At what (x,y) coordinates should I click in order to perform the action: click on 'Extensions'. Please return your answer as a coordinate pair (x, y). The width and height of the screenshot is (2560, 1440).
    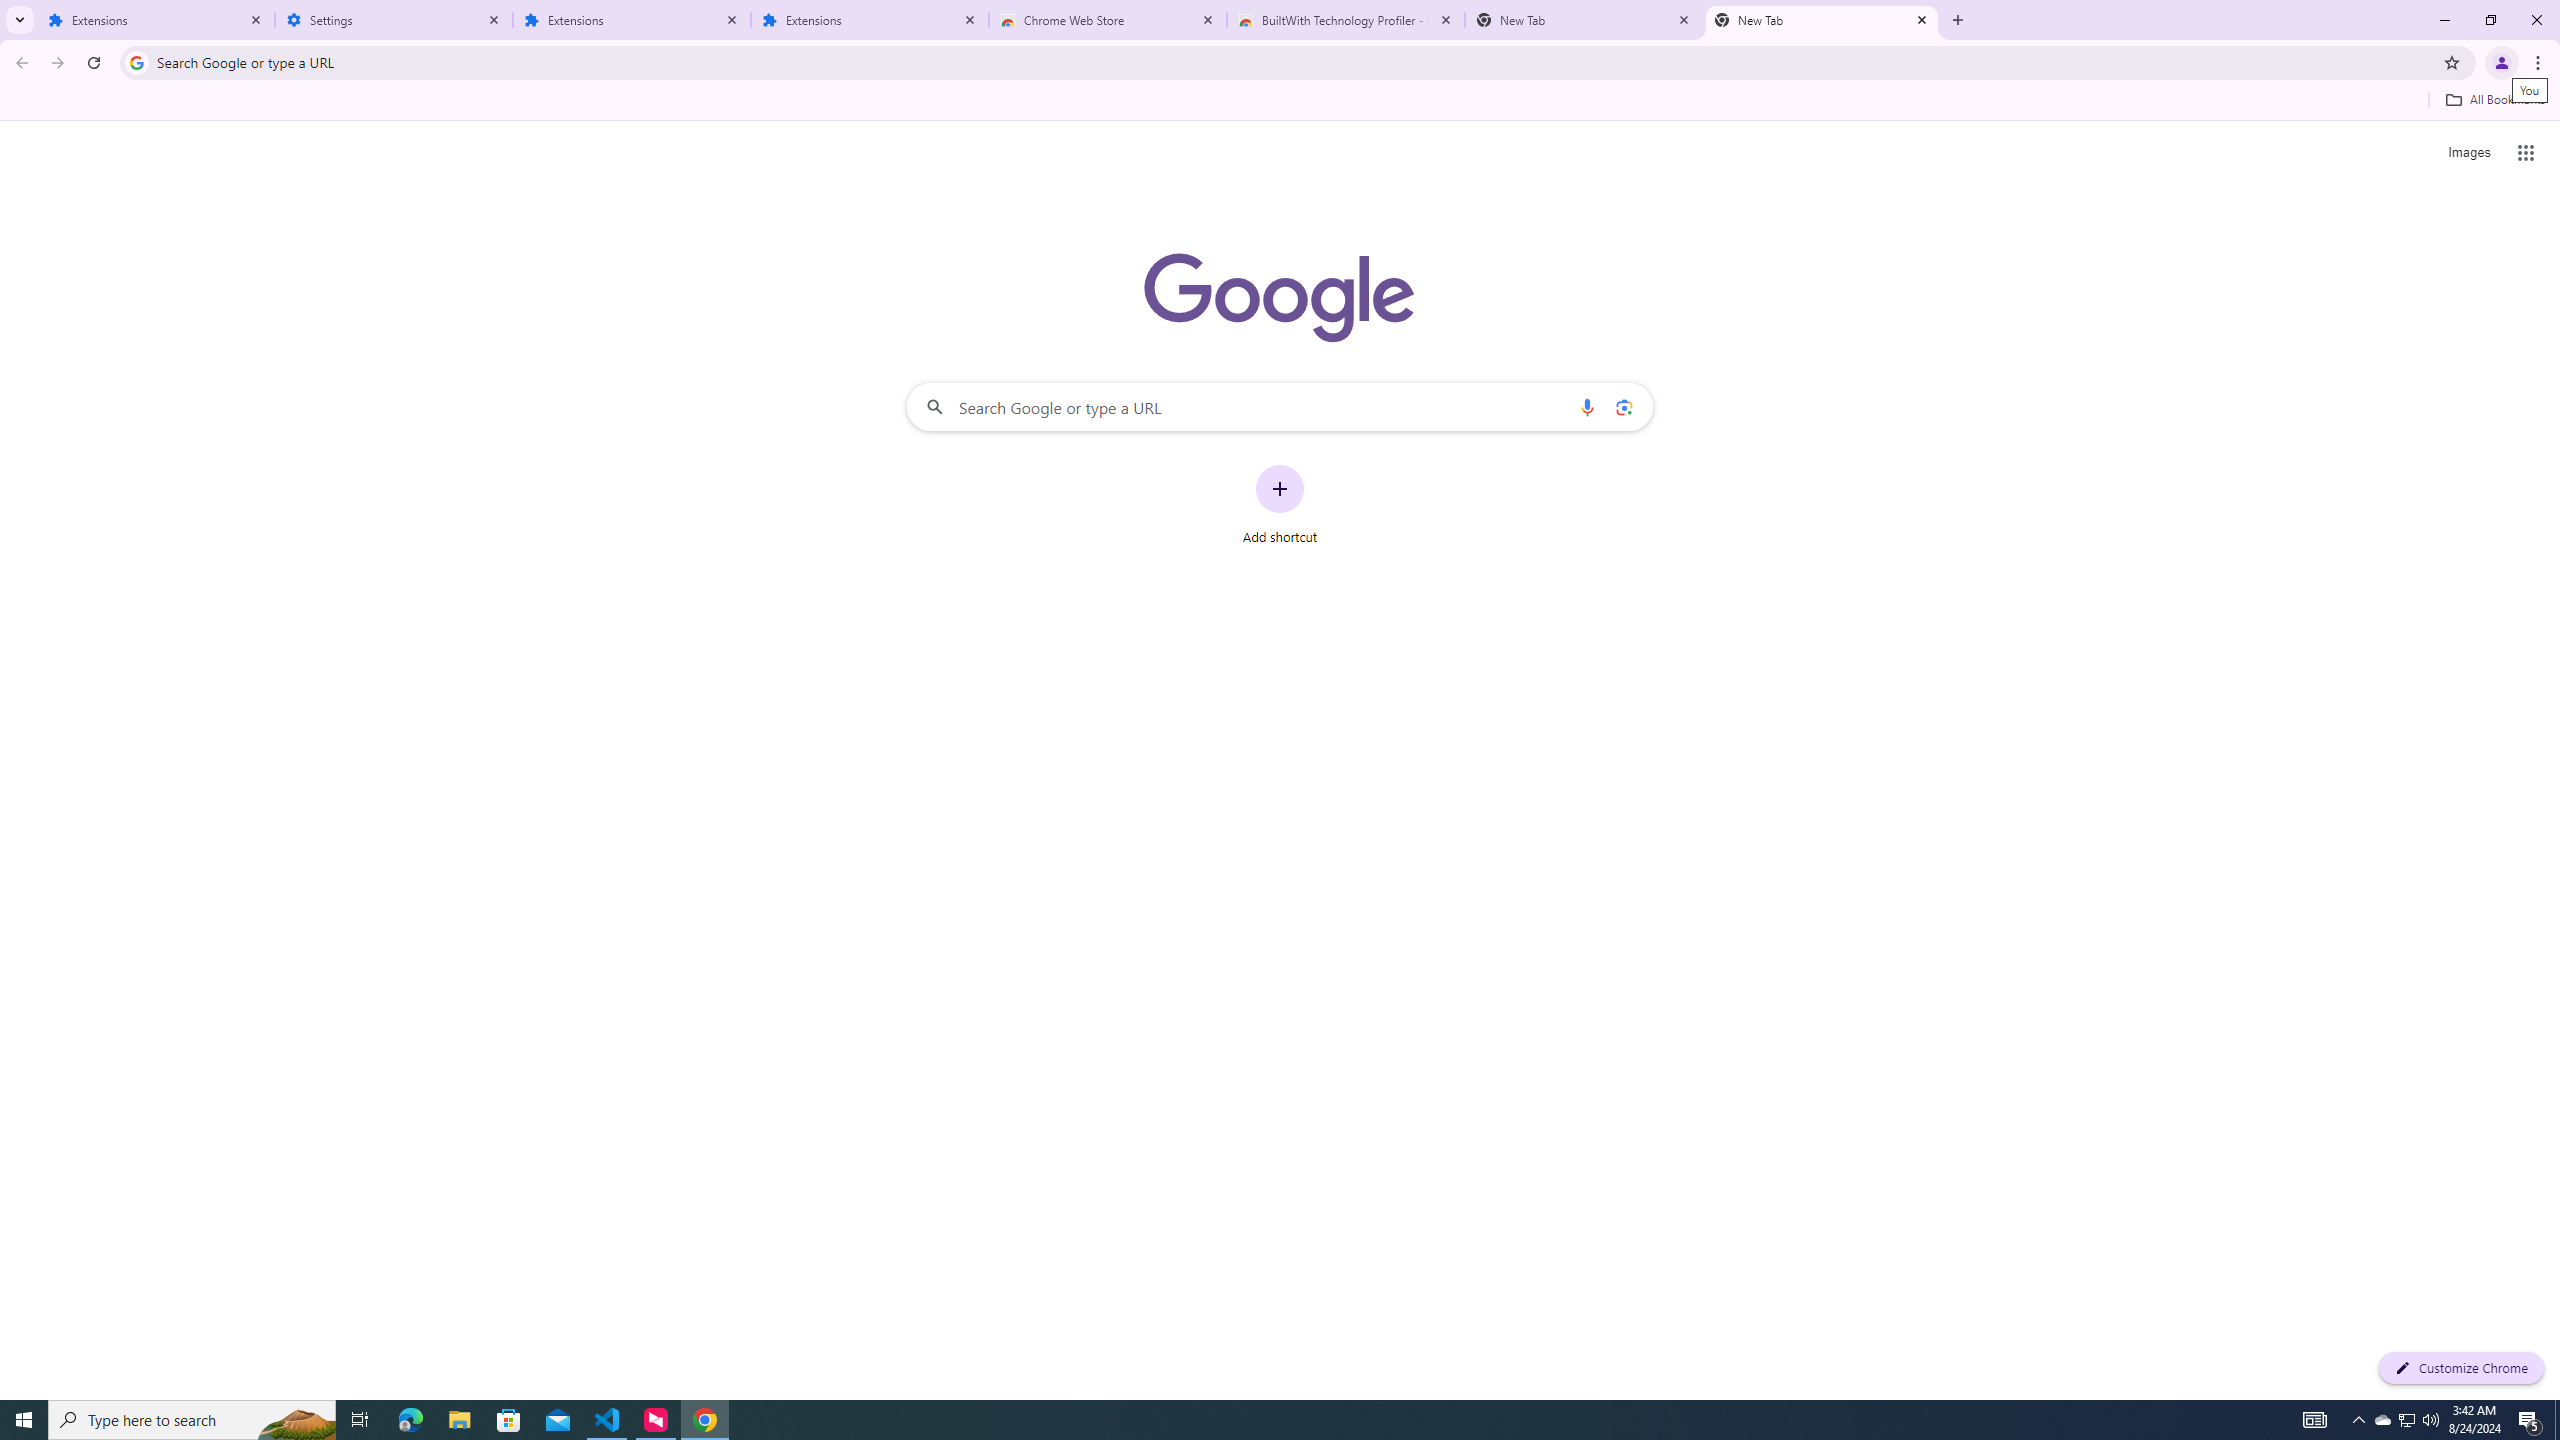
    Looking at the image, I should click on (869, 19).